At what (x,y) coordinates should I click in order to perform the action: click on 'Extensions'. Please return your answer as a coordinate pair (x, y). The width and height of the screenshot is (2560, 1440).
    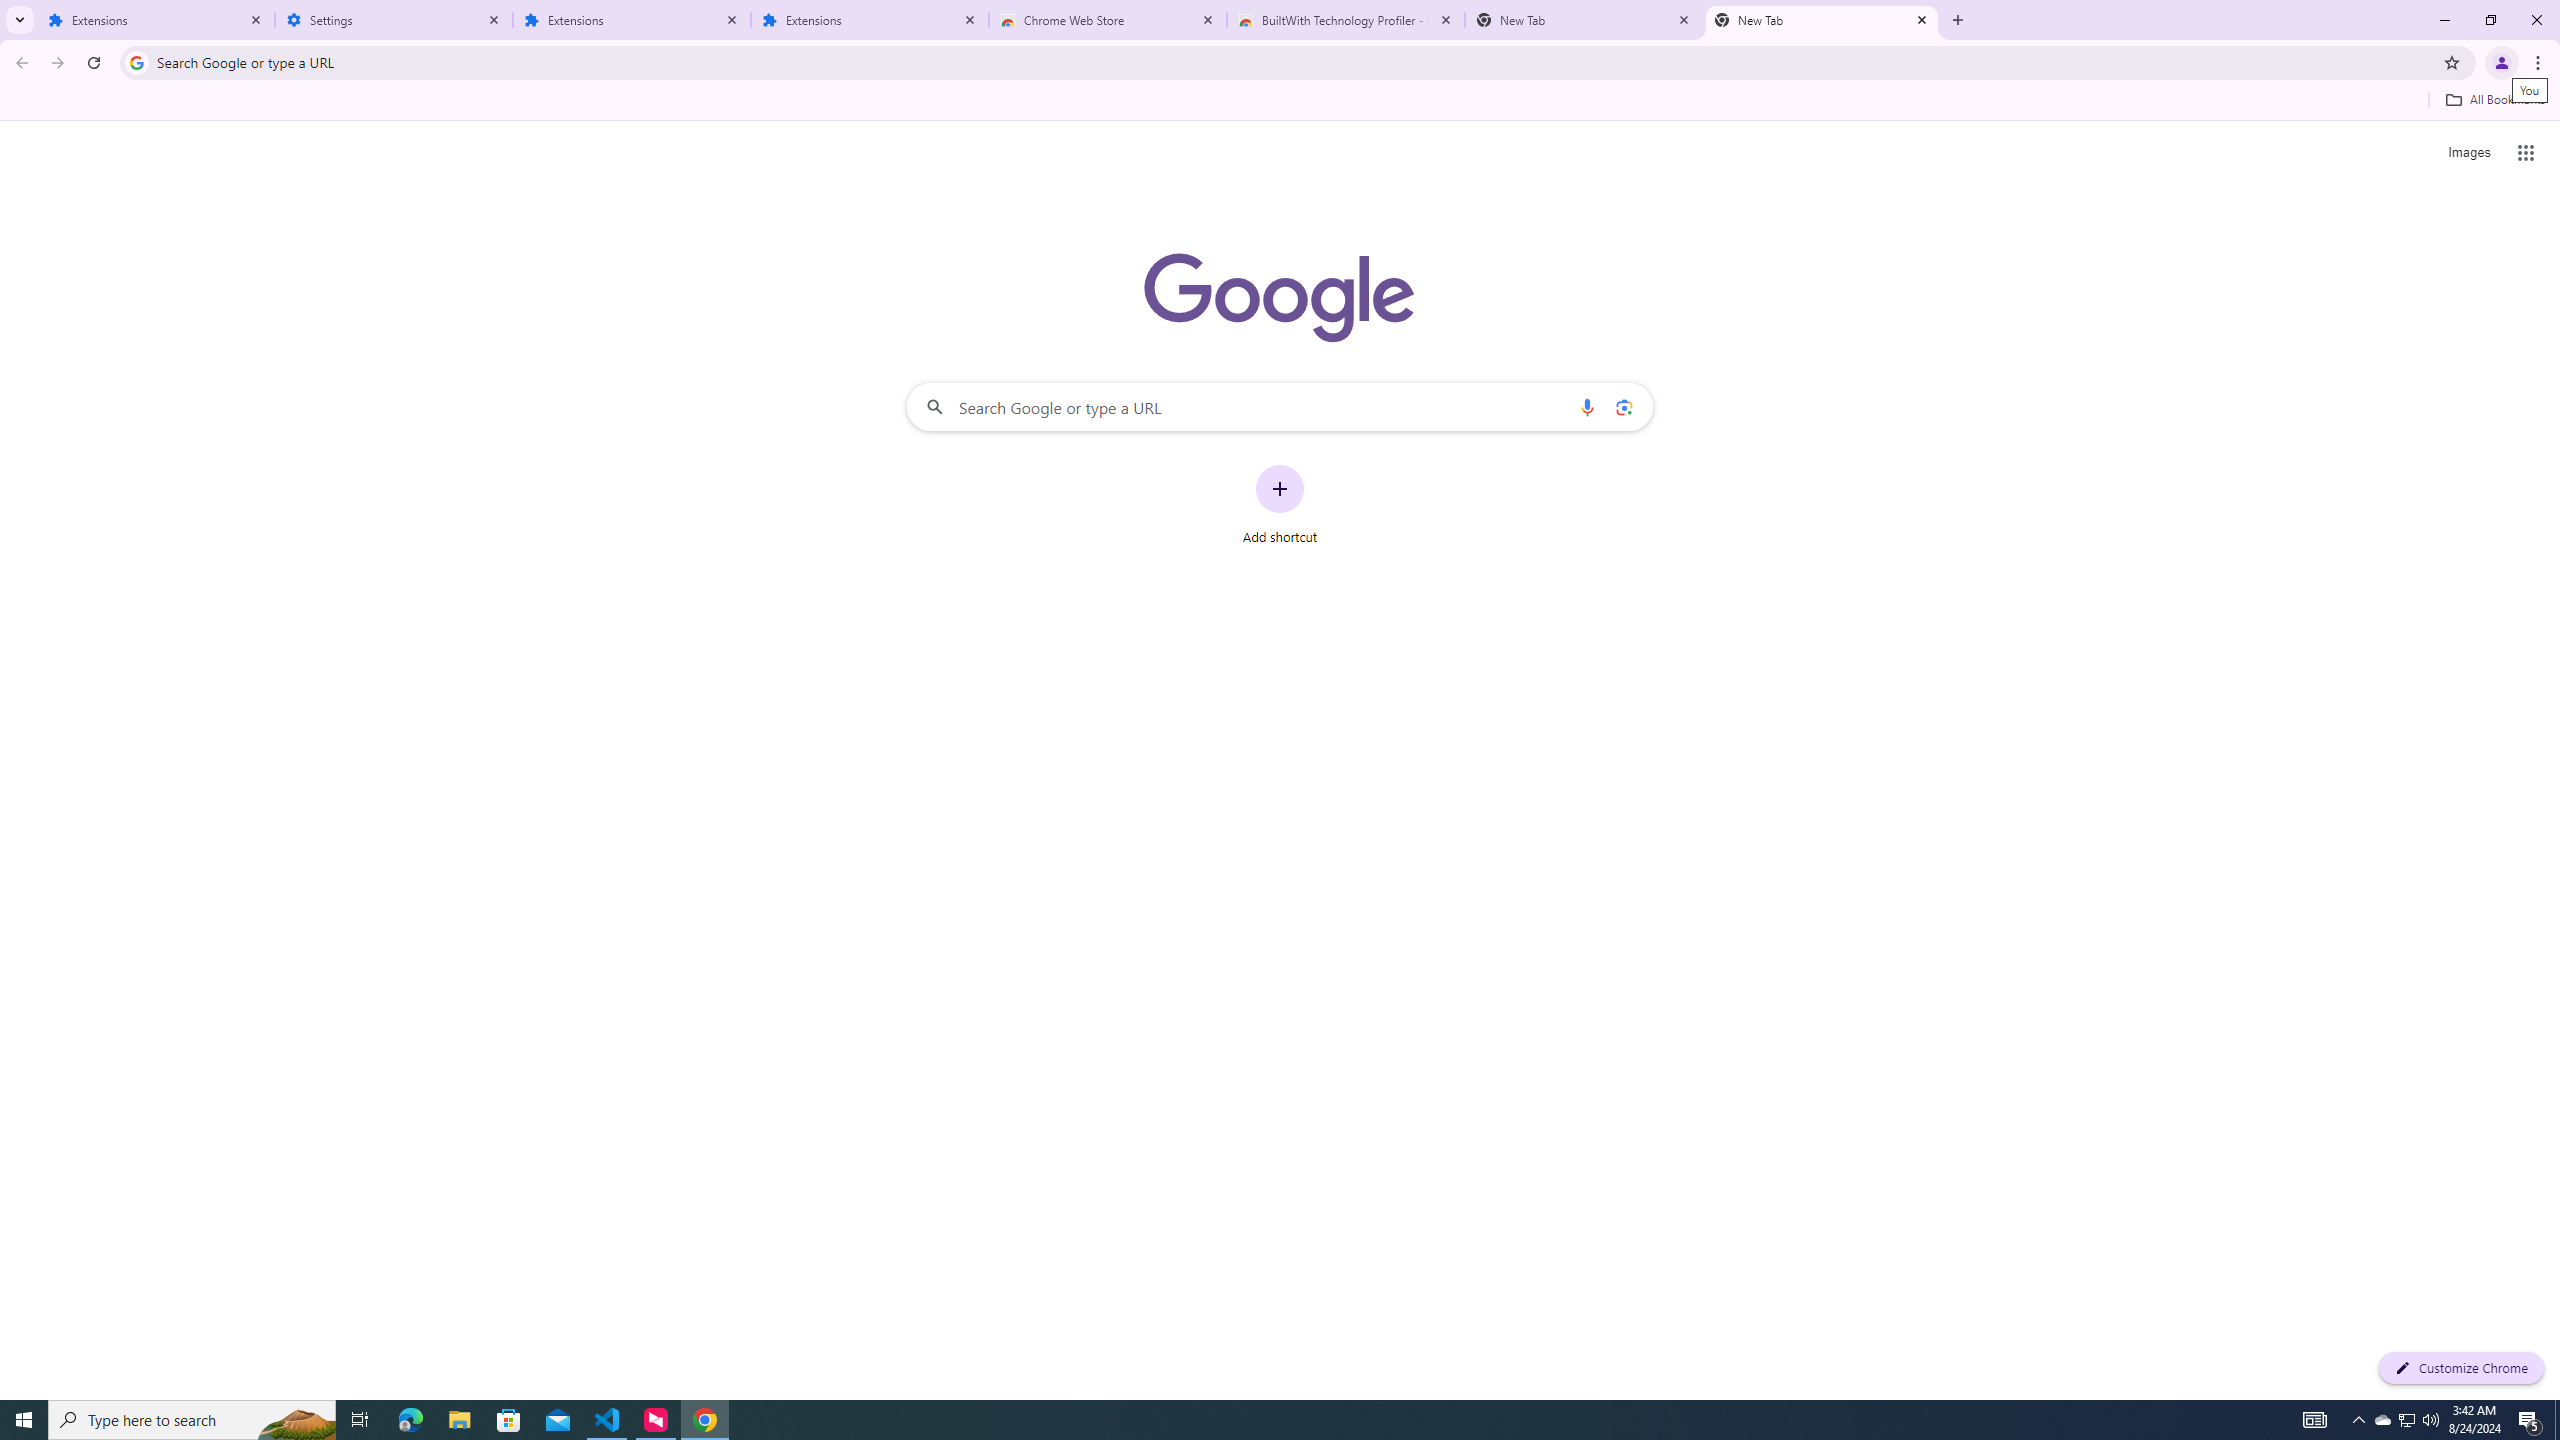
    Looking at the image, I should click on (869, 19).